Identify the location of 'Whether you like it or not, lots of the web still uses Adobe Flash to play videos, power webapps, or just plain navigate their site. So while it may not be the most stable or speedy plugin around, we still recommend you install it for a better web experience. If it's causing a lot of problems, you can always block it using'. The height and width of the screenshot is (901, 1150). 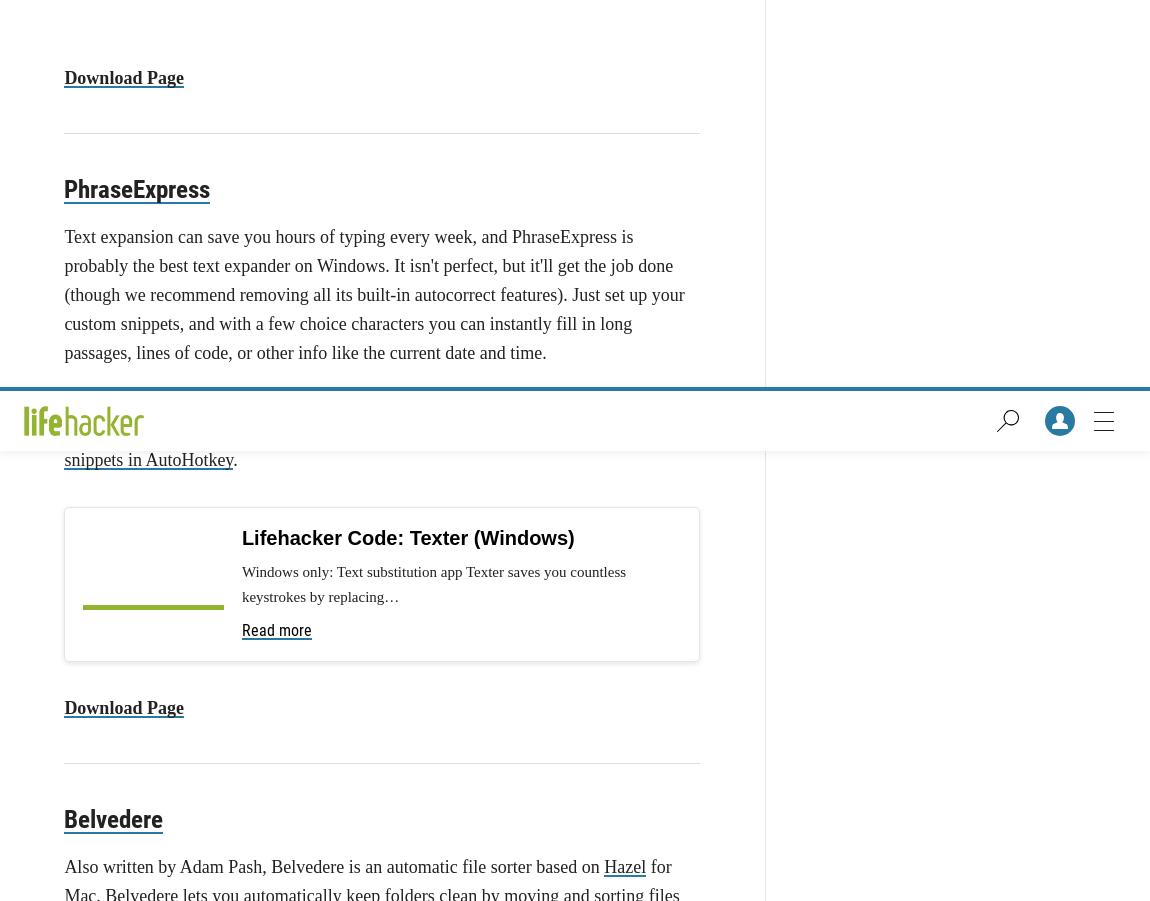
(375, 195).